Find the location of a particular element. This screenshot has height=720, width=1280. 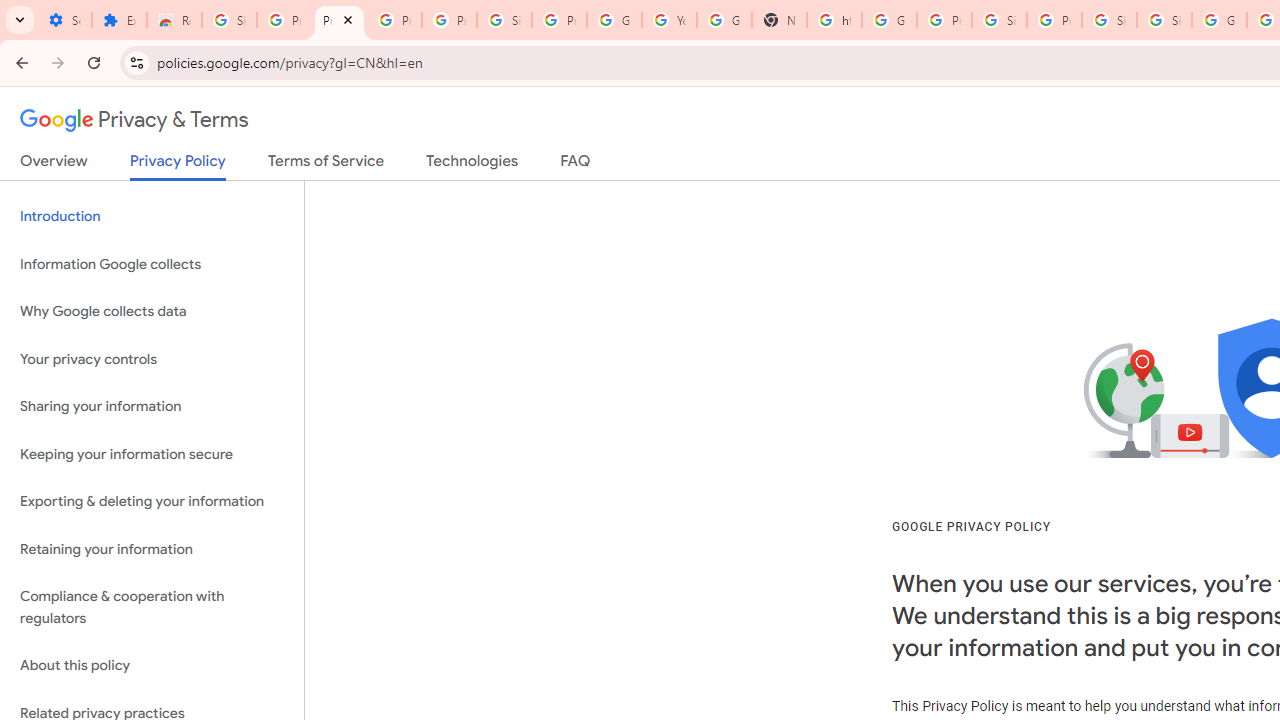

'https://scholar.google.com/' is located at coordinates (833, 20).